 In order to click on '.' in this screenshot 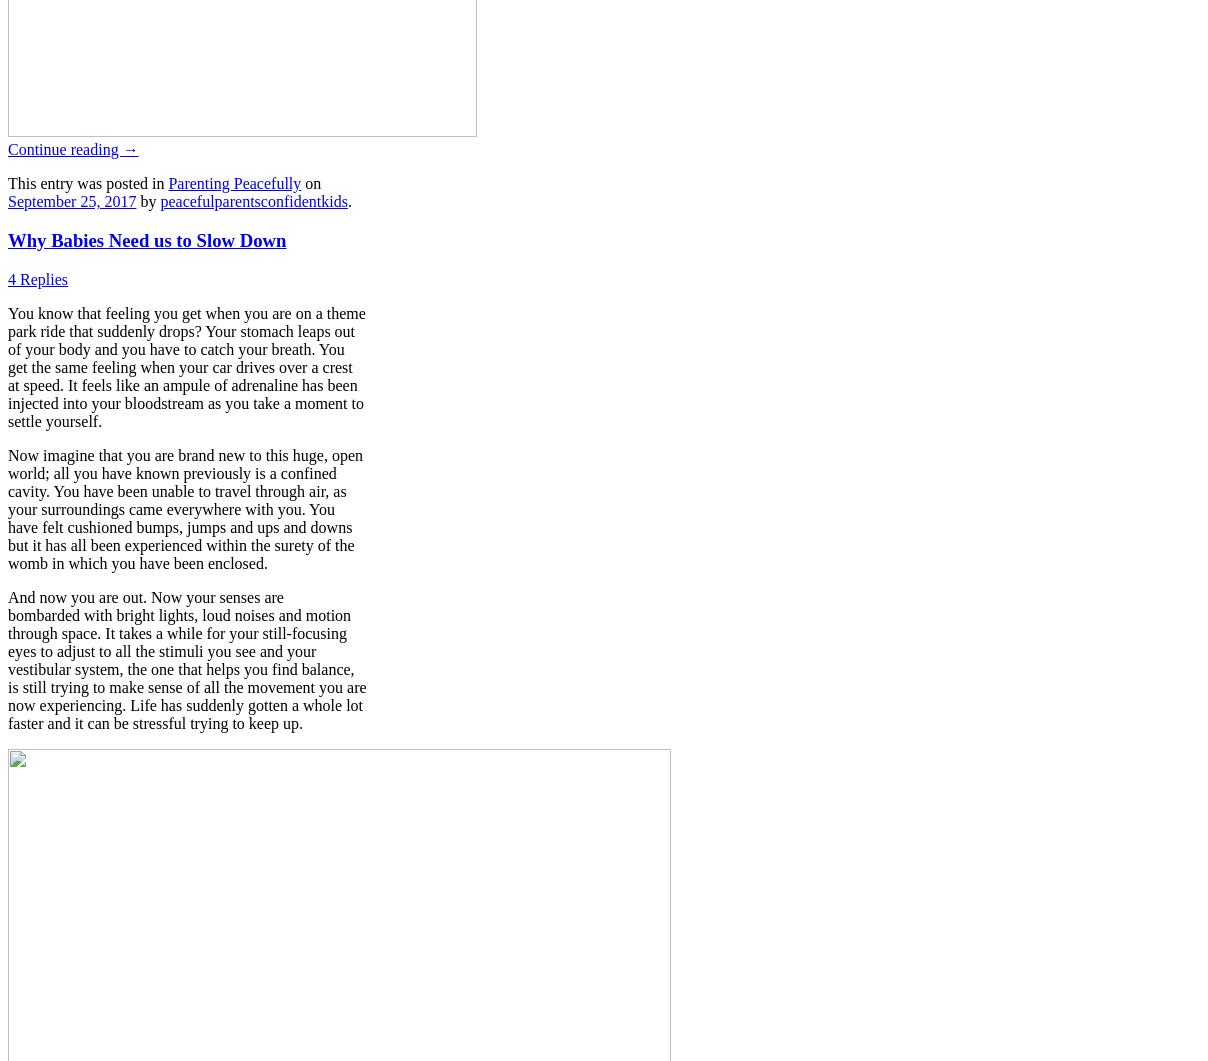, I will do `click(346, 200)`.